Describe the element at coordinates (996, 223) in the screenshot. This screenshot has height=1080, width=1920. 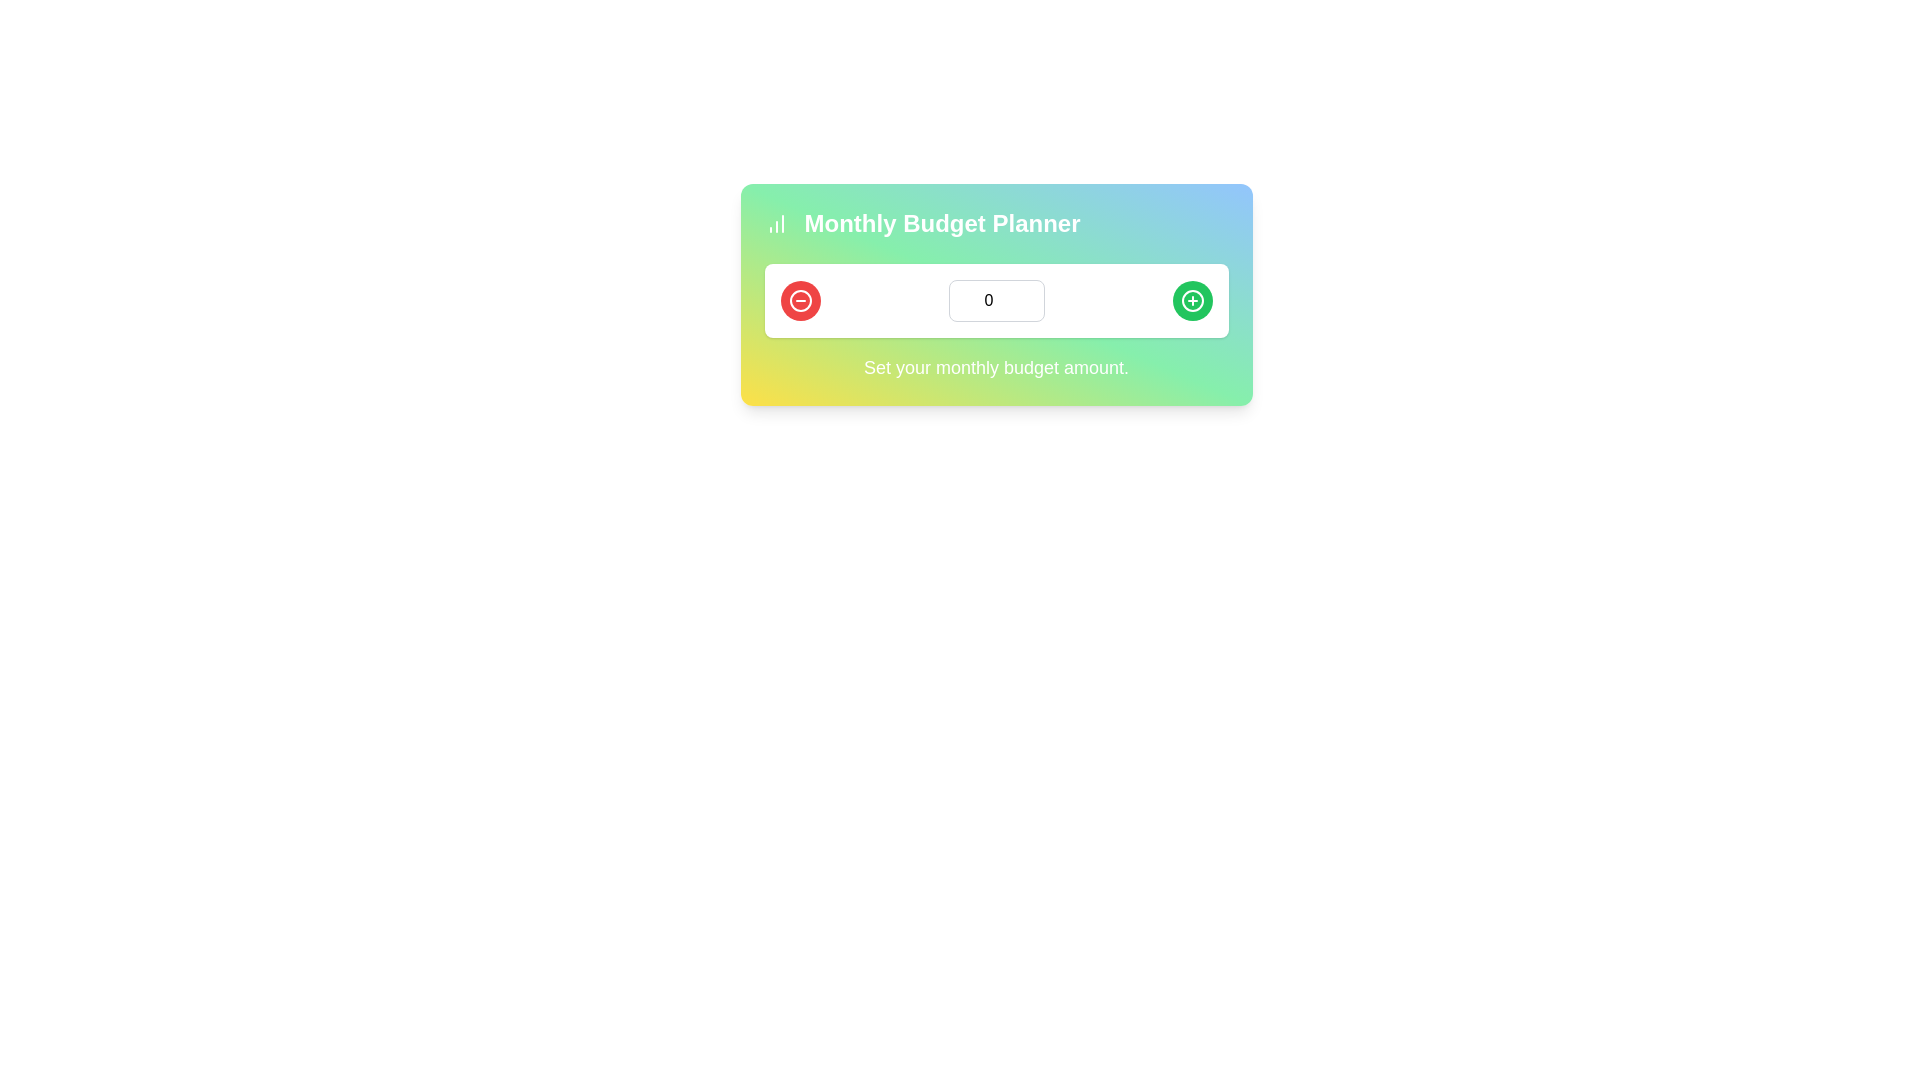
I see `the Header with Icon of the monthly budget planner, which serves as a title for the interface section` at that location.